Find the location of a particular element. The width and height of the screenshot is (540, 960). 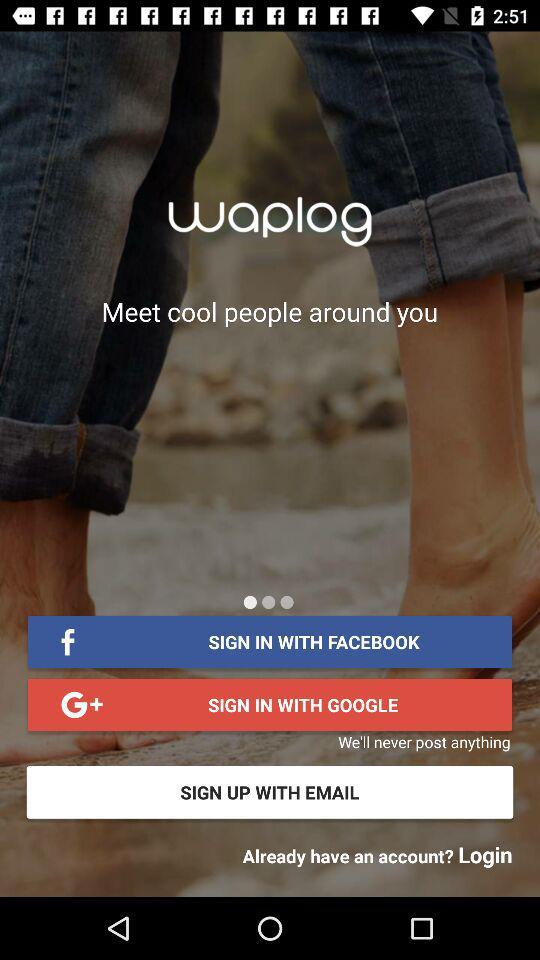

the item below the meet cool people item is located at coordinates (268, 601).